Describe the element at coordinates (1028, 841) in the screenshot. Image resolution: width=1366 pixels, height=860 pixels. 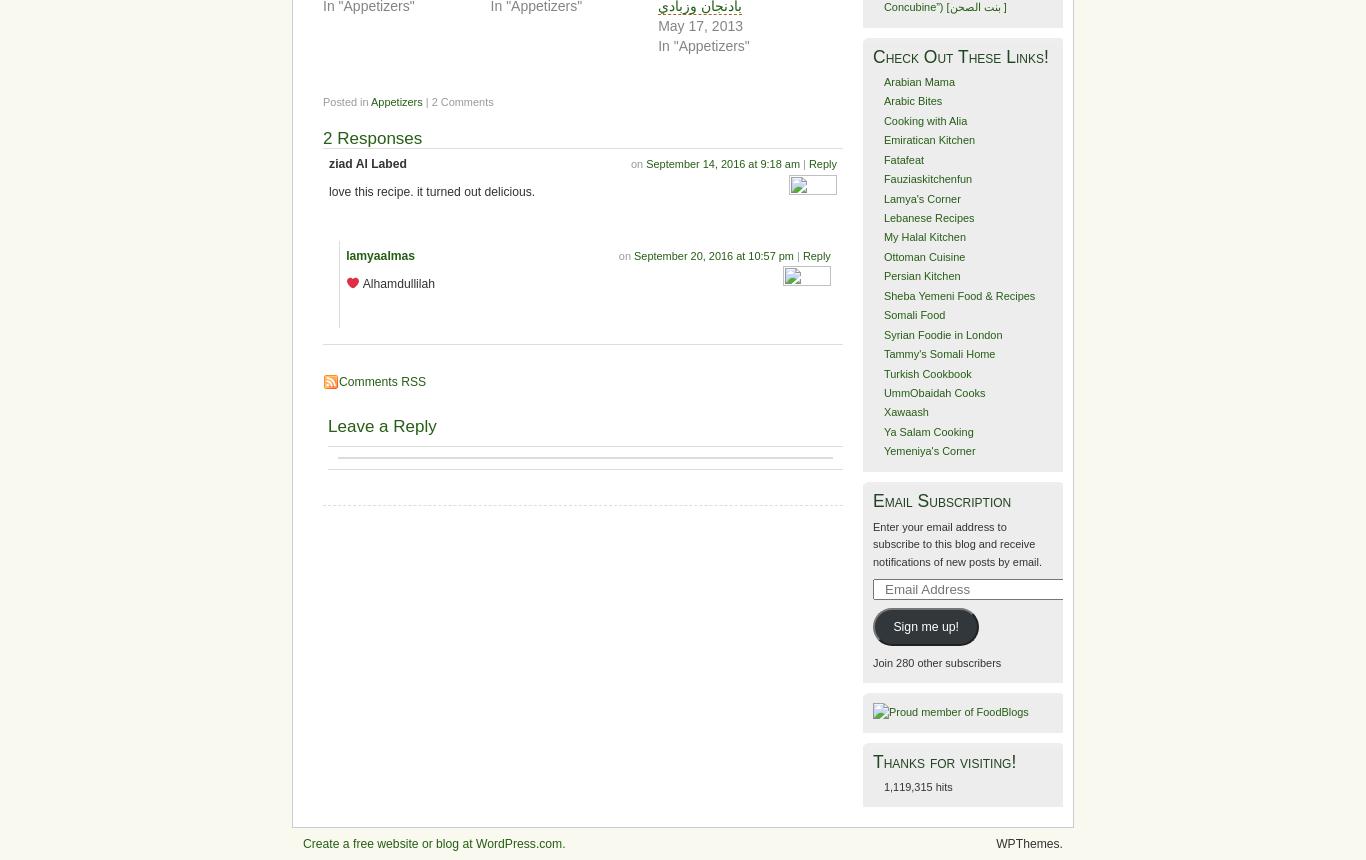
I see `'WPThemes.'` at that location.